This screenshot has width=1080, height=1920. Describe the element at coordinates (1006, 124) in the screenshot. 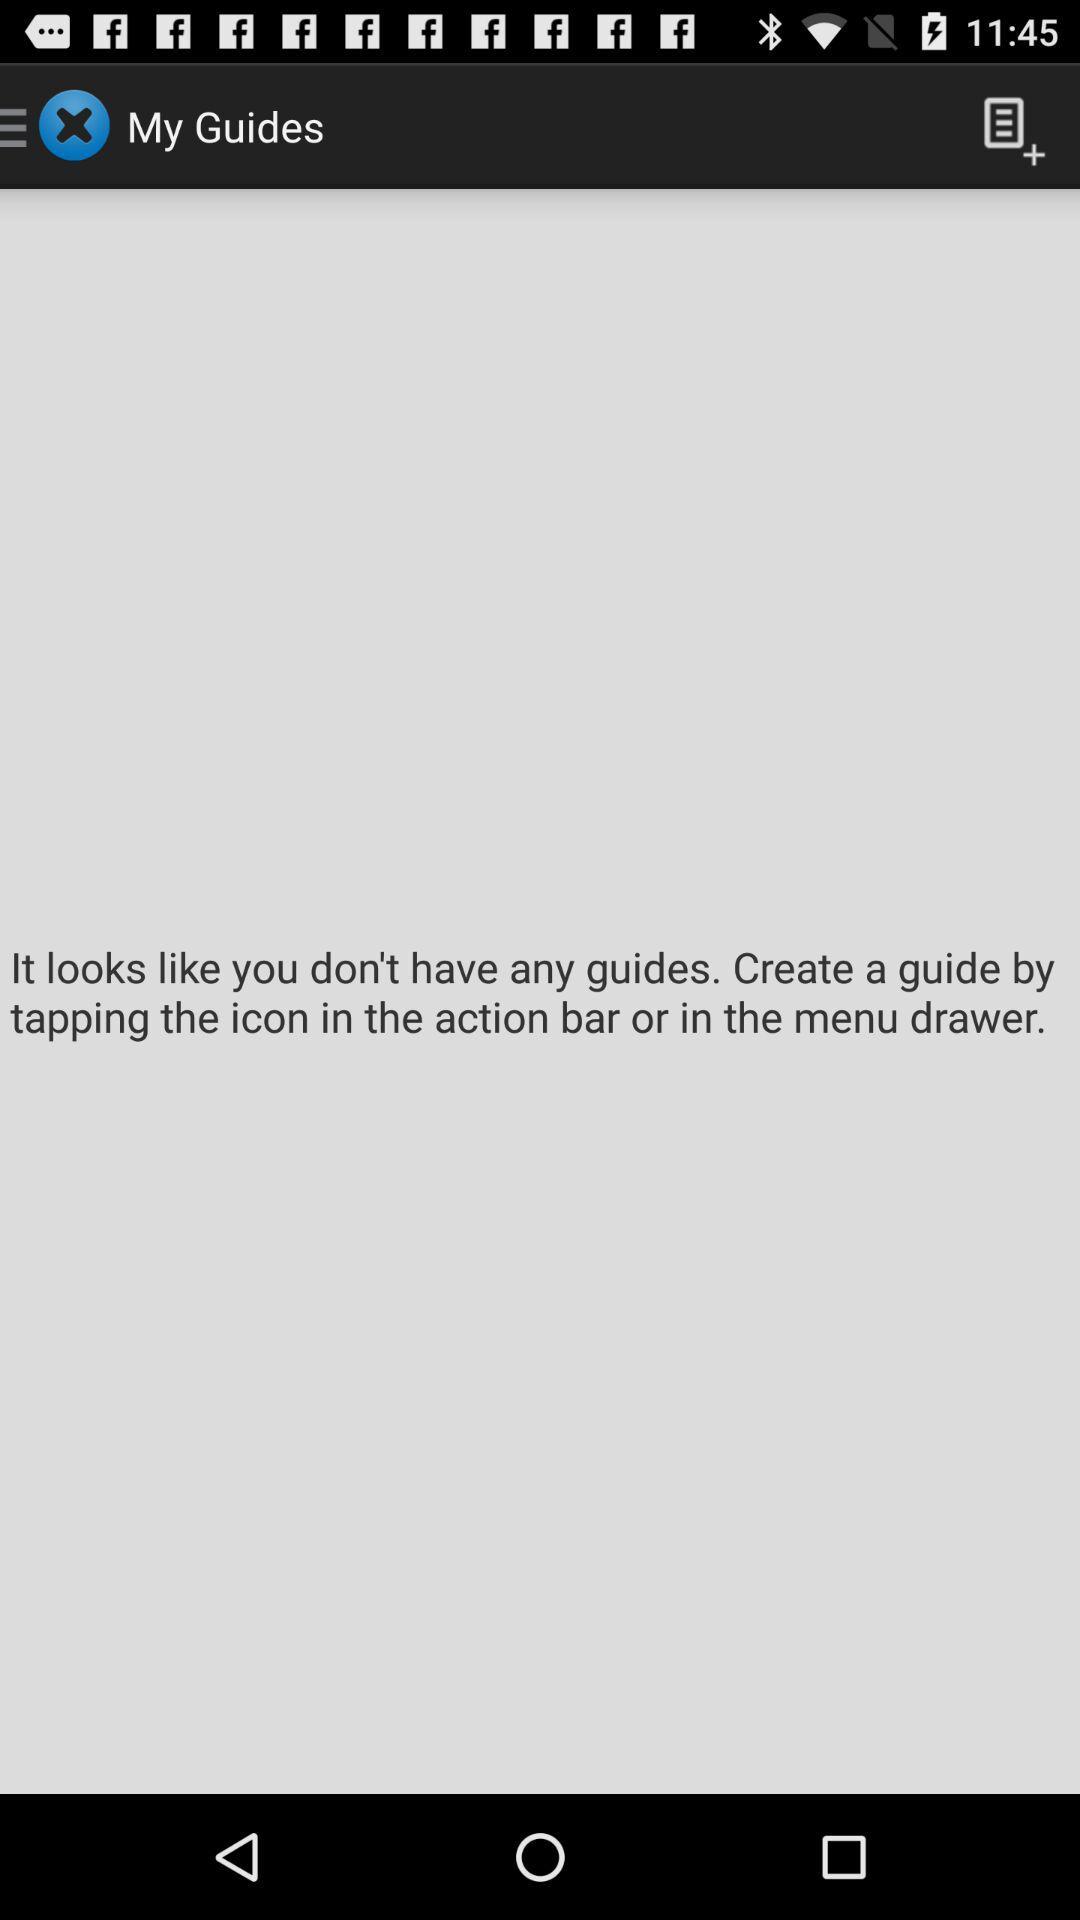

I see `the app next to the my guides app` at that location.